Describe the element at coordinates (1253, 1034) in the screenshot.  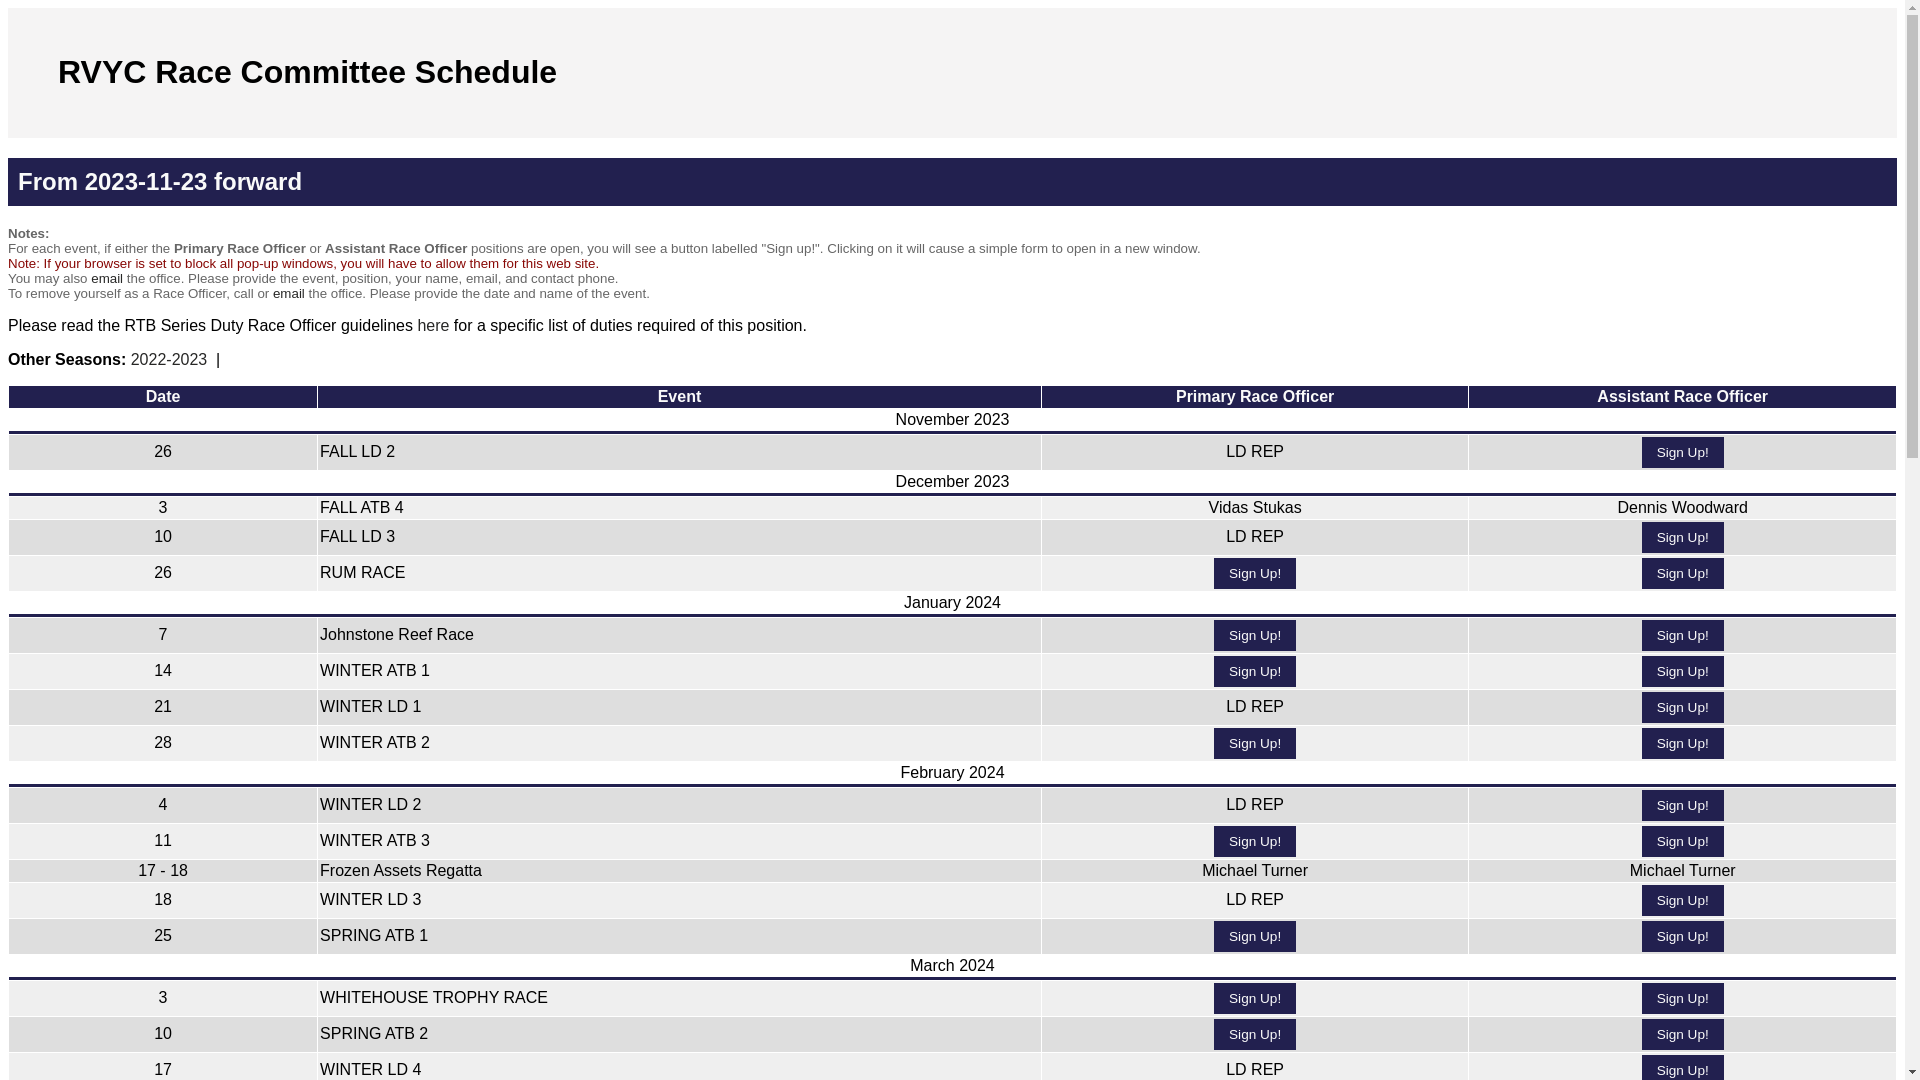
I see `'Sign Up!'` at that location.